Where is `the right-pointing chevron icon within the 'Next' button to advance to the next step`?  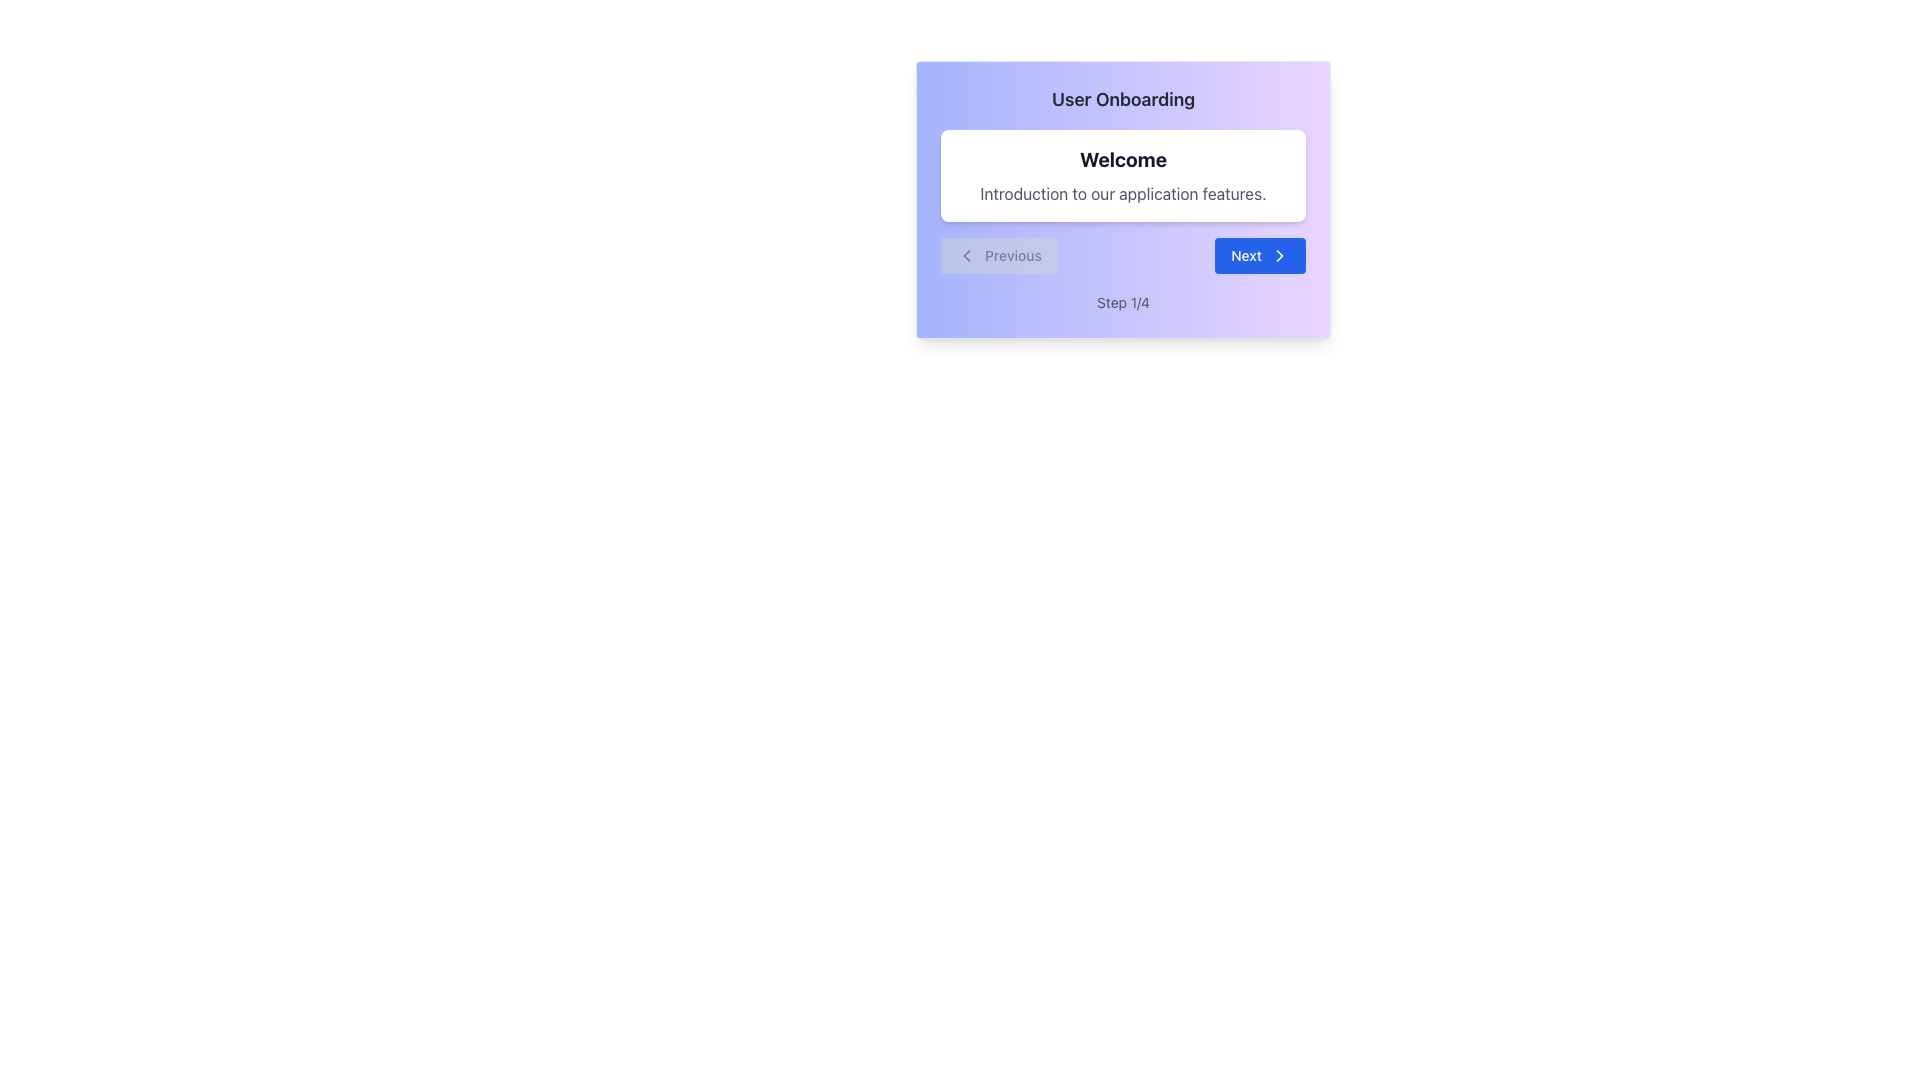 the right-pointing chevron icon within the 'Next' button to advance to the next step is located at coordinates (1280, 254).